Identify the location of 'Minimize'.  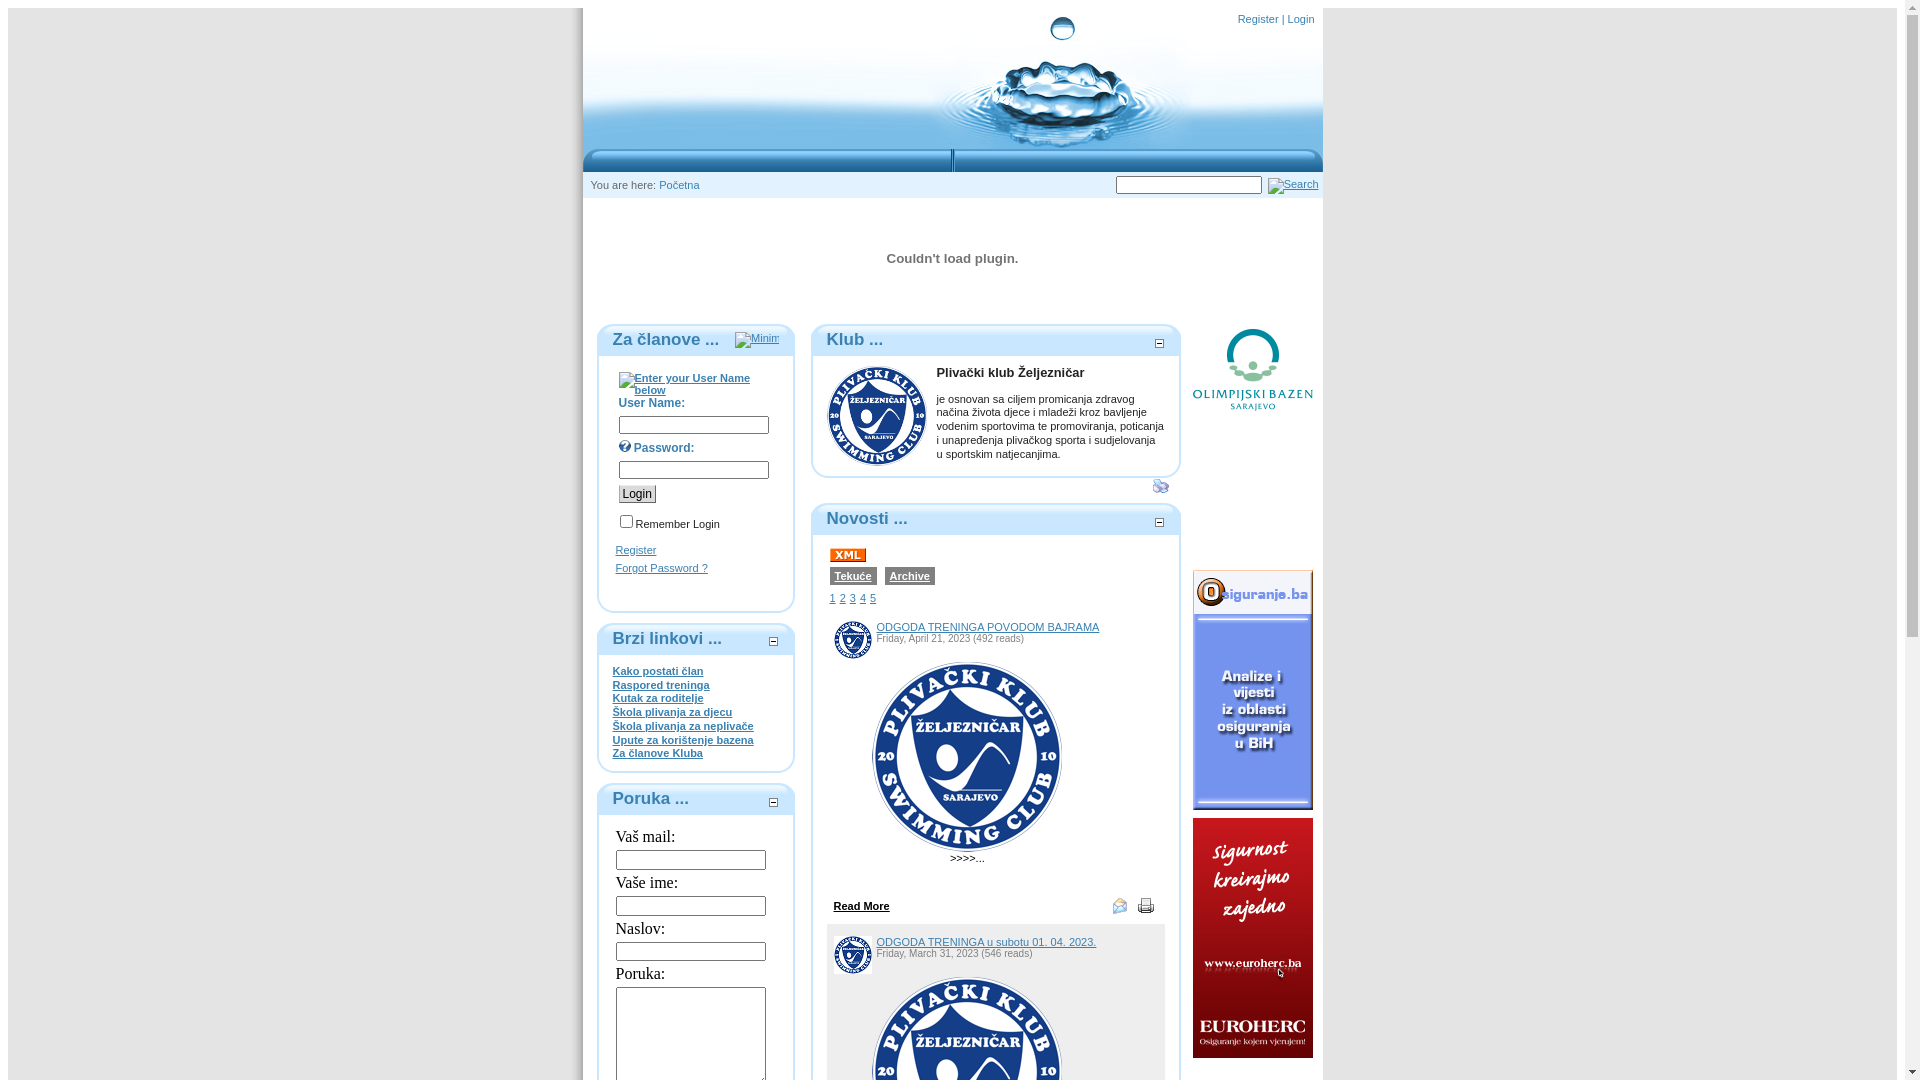
(771, 641).